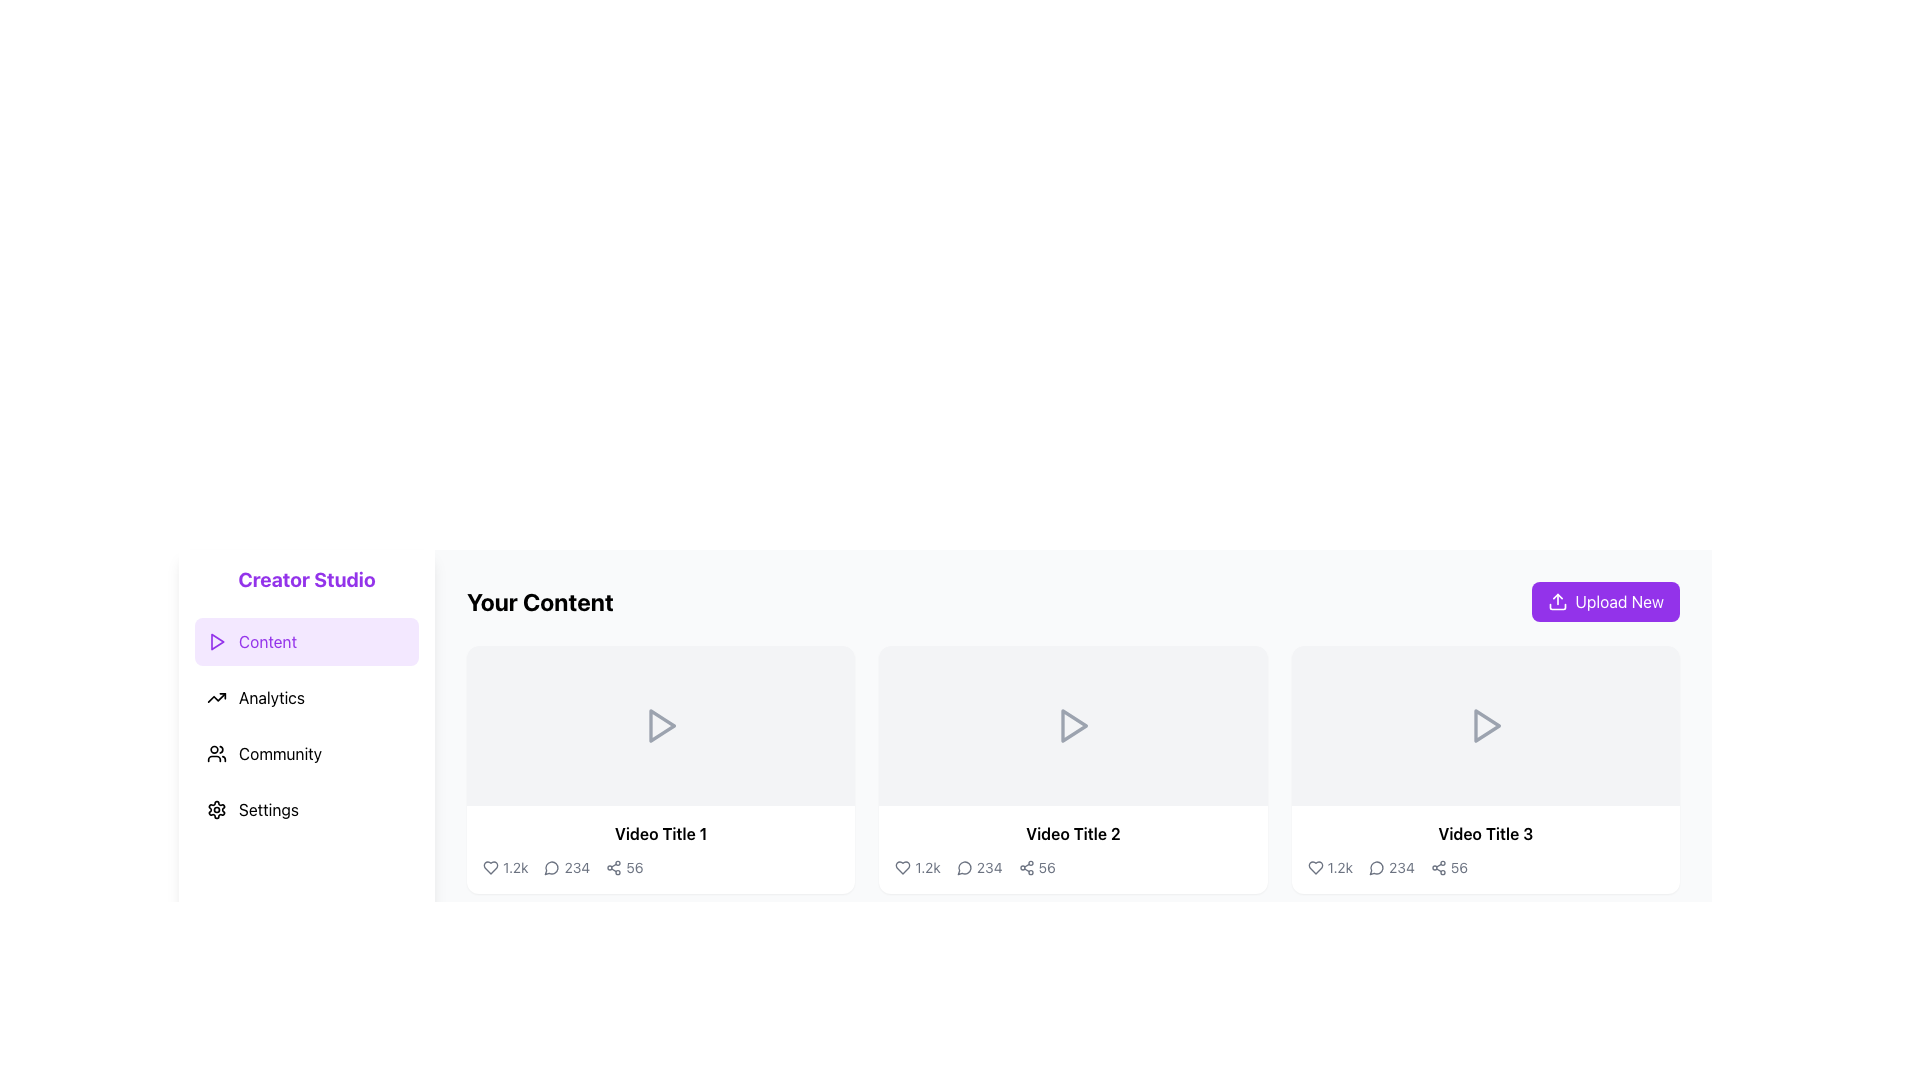 The width and height of the screenshot is (1920, 1080). What do you see at coordinates (216, 810) in the screenshot?
I see `the settings icon located on the left side of the interface, which enhances the settings option and indicates its configuration purpose` at bounding box center [216, 810].